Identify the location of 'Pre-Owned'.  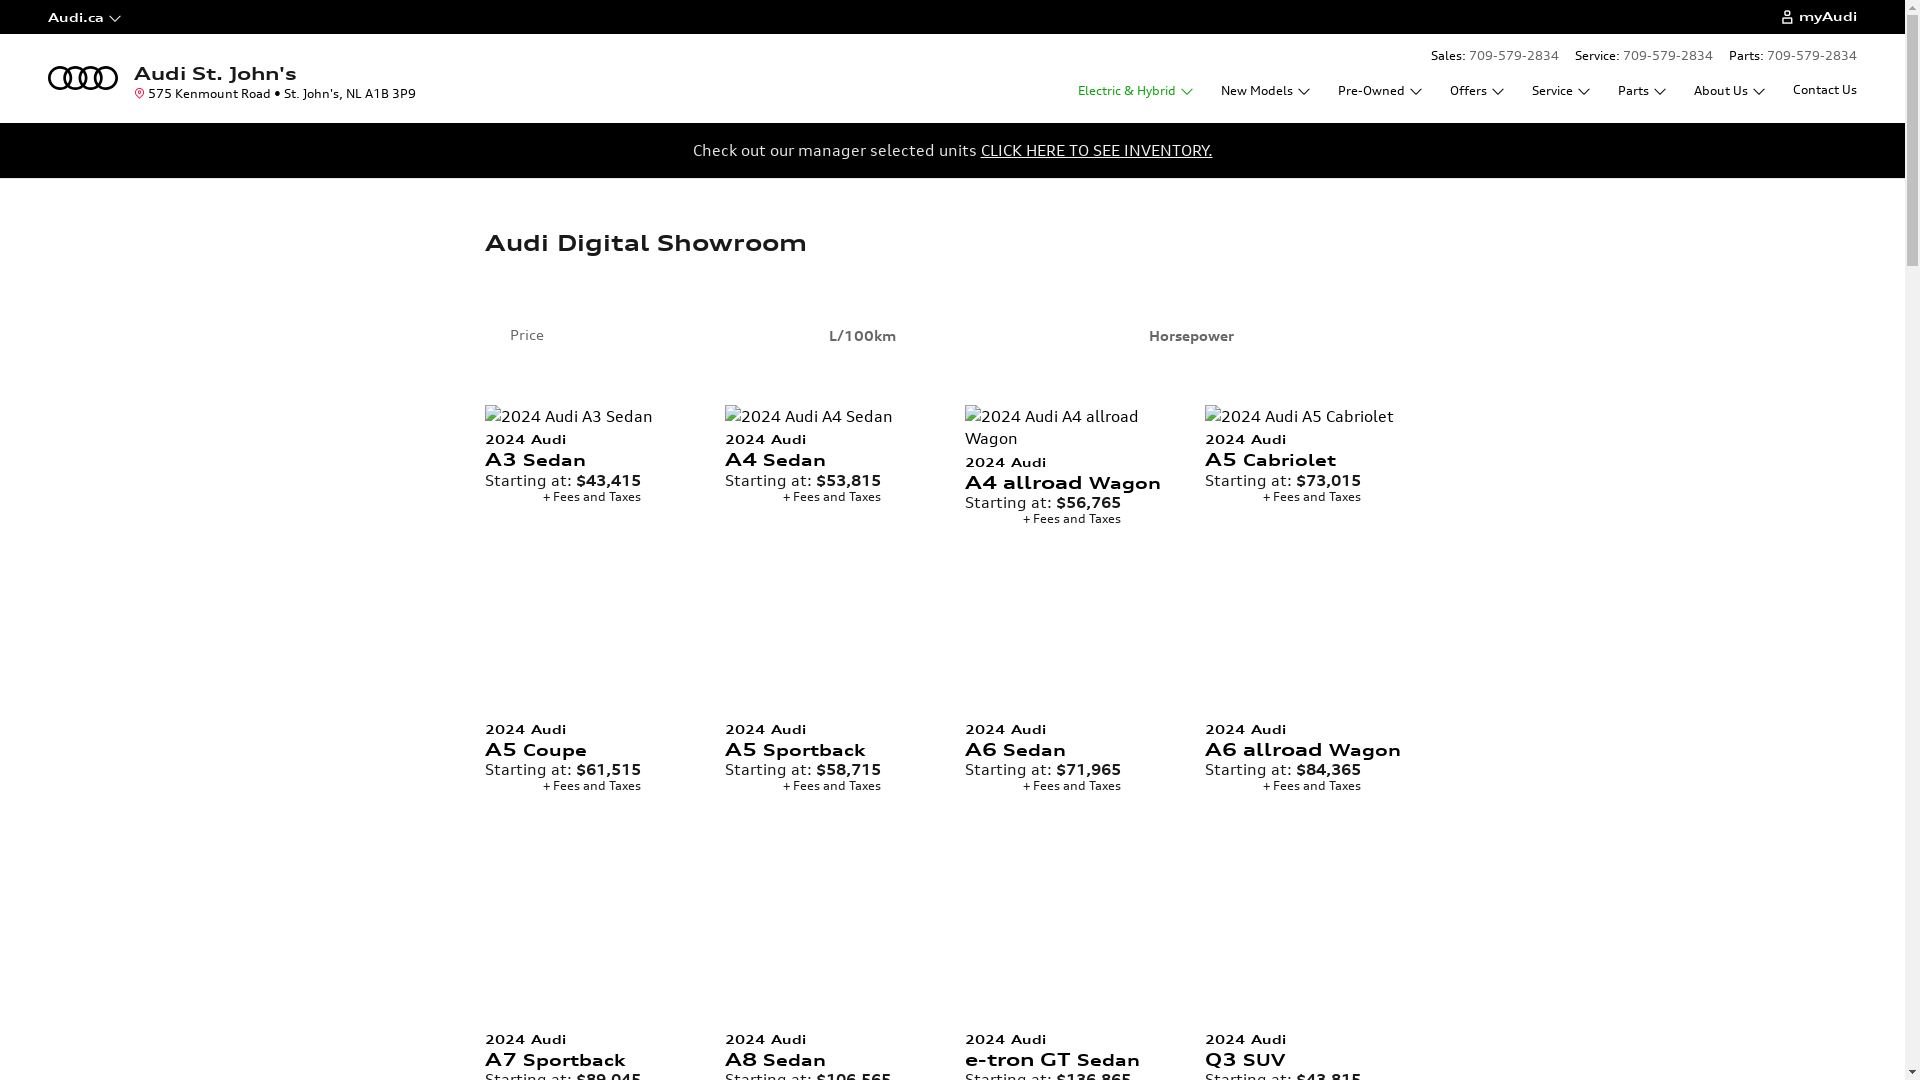
(1379, 90).